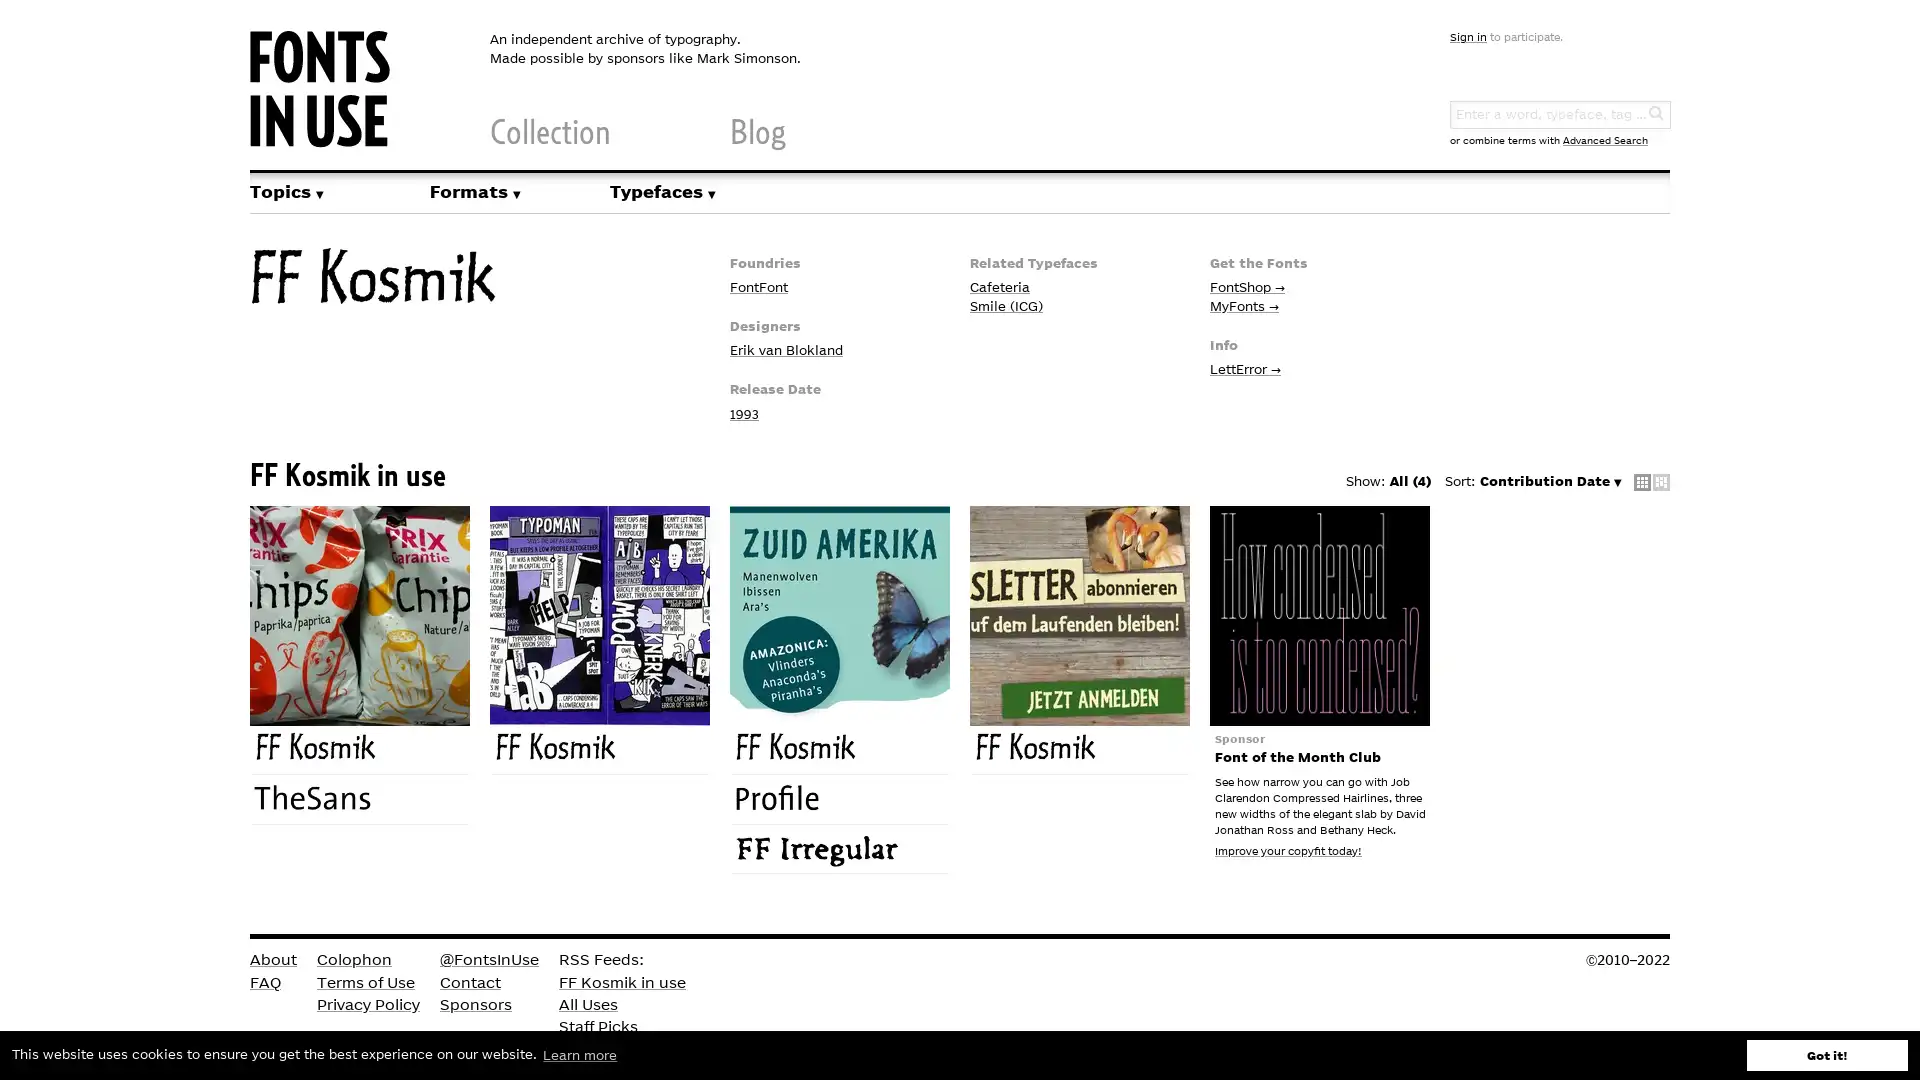 This screenshot has width=1920, height=1080. I want to click on dismiss cookie message, so click(1827, 1054).